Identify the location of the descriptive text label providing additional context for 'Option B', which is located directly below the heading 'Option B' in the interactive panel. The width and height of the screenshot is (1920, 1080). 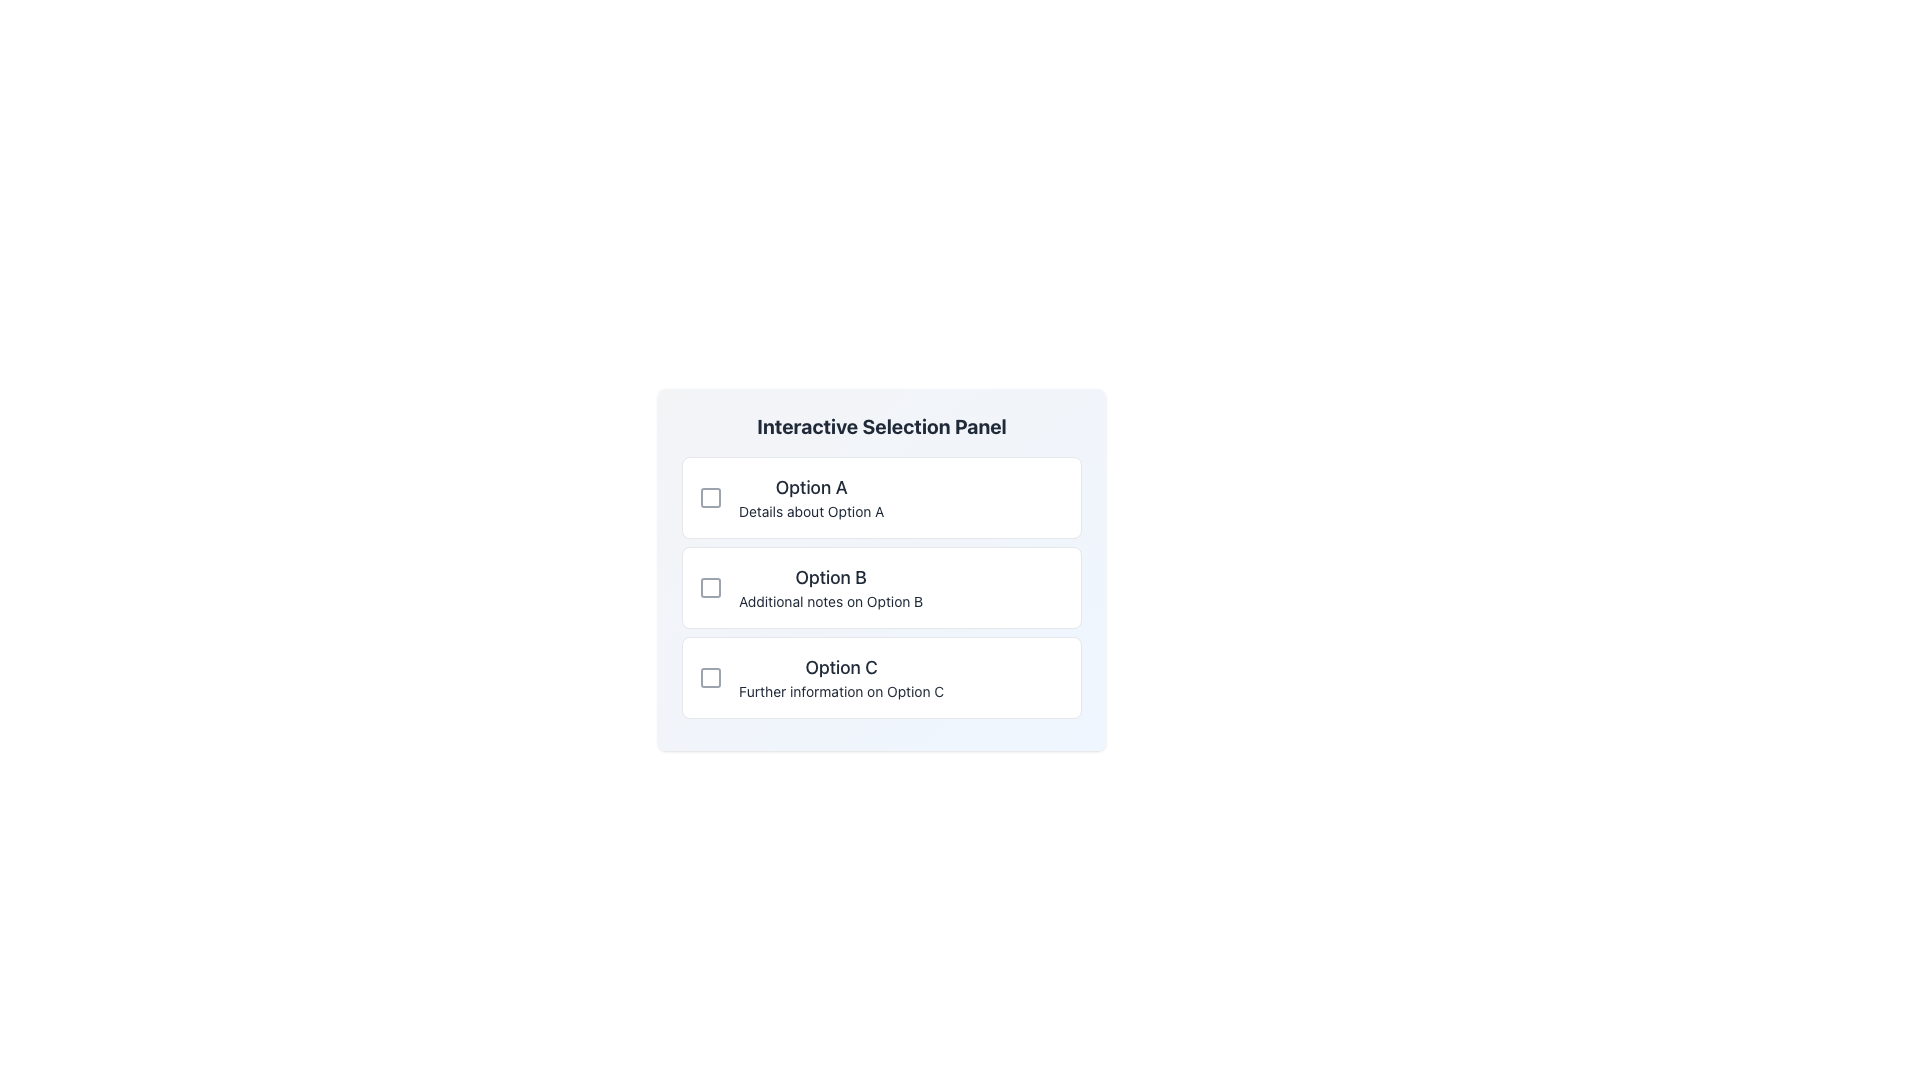
(831, 600).